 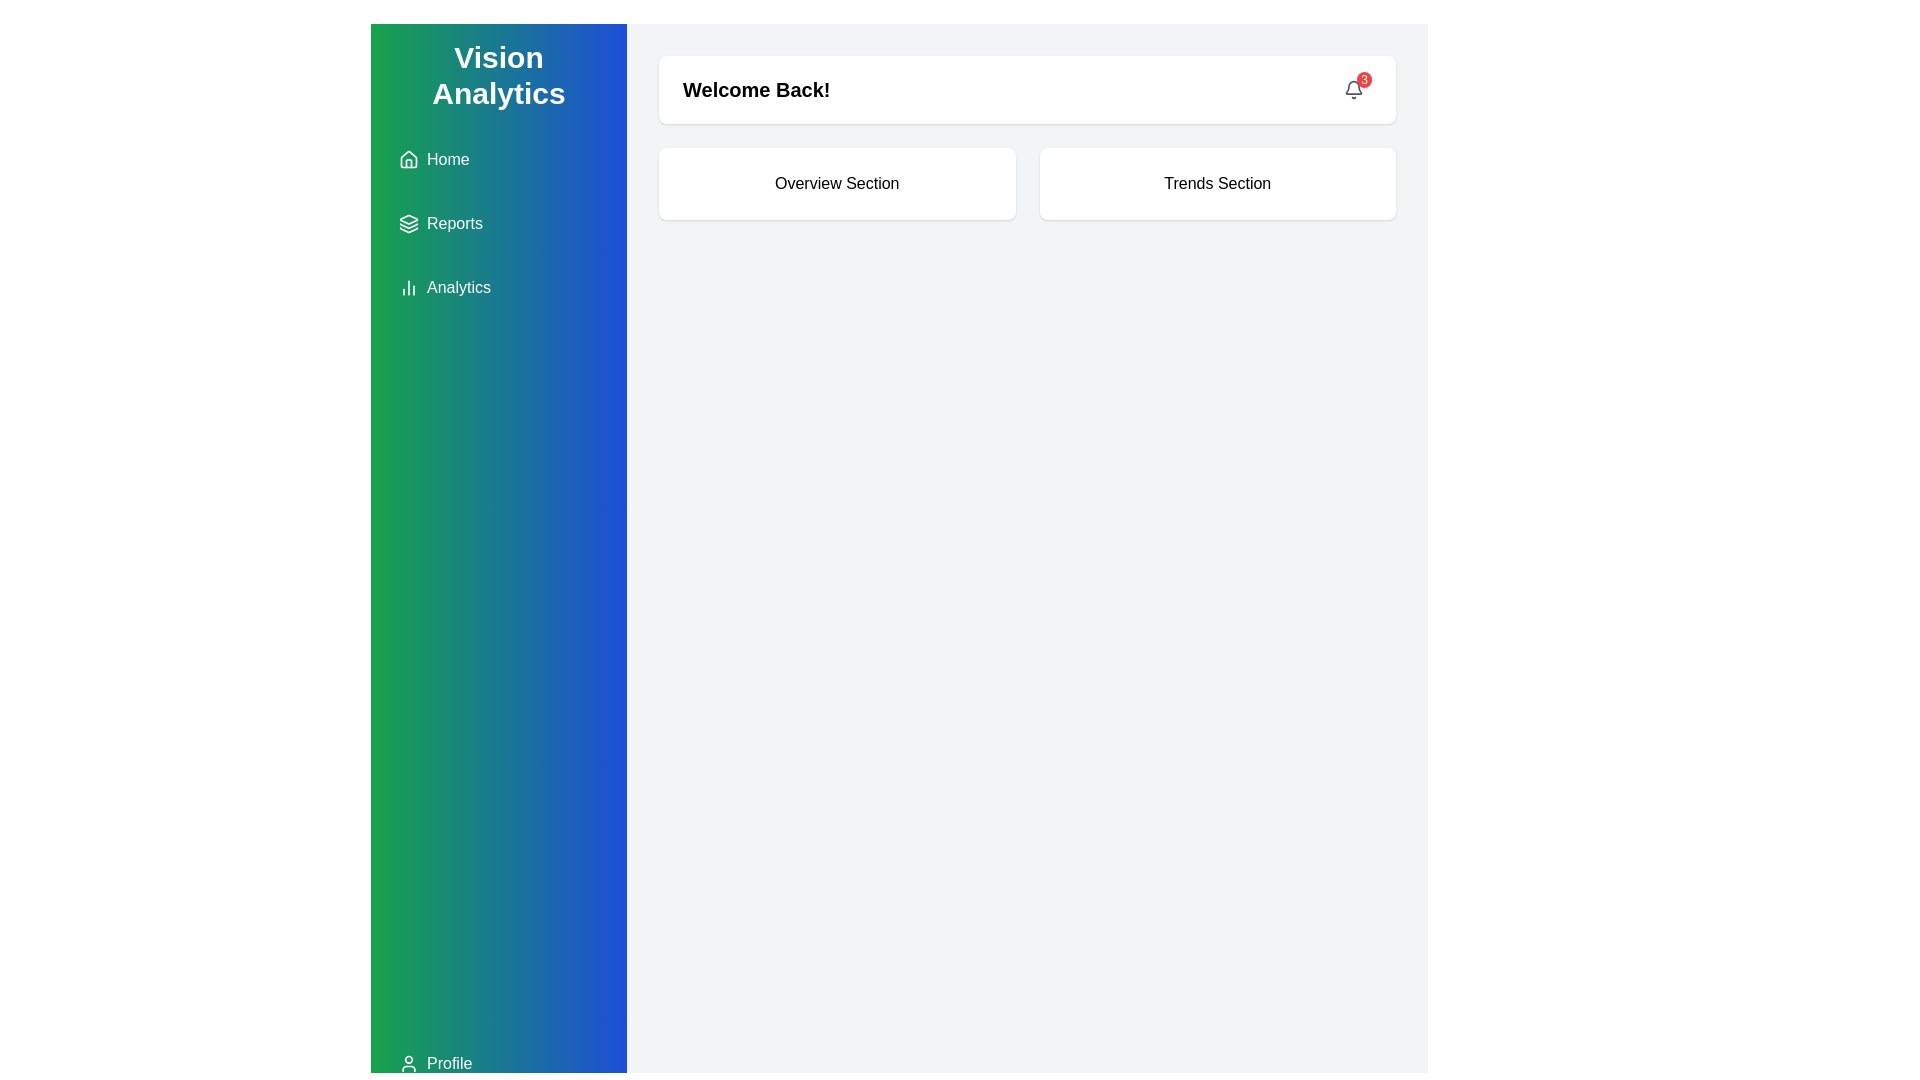 I want to click on the notification count displayed on the badge located at the top-right corner of the notification bell icon in the application interface, so click(x=1363, y=79).